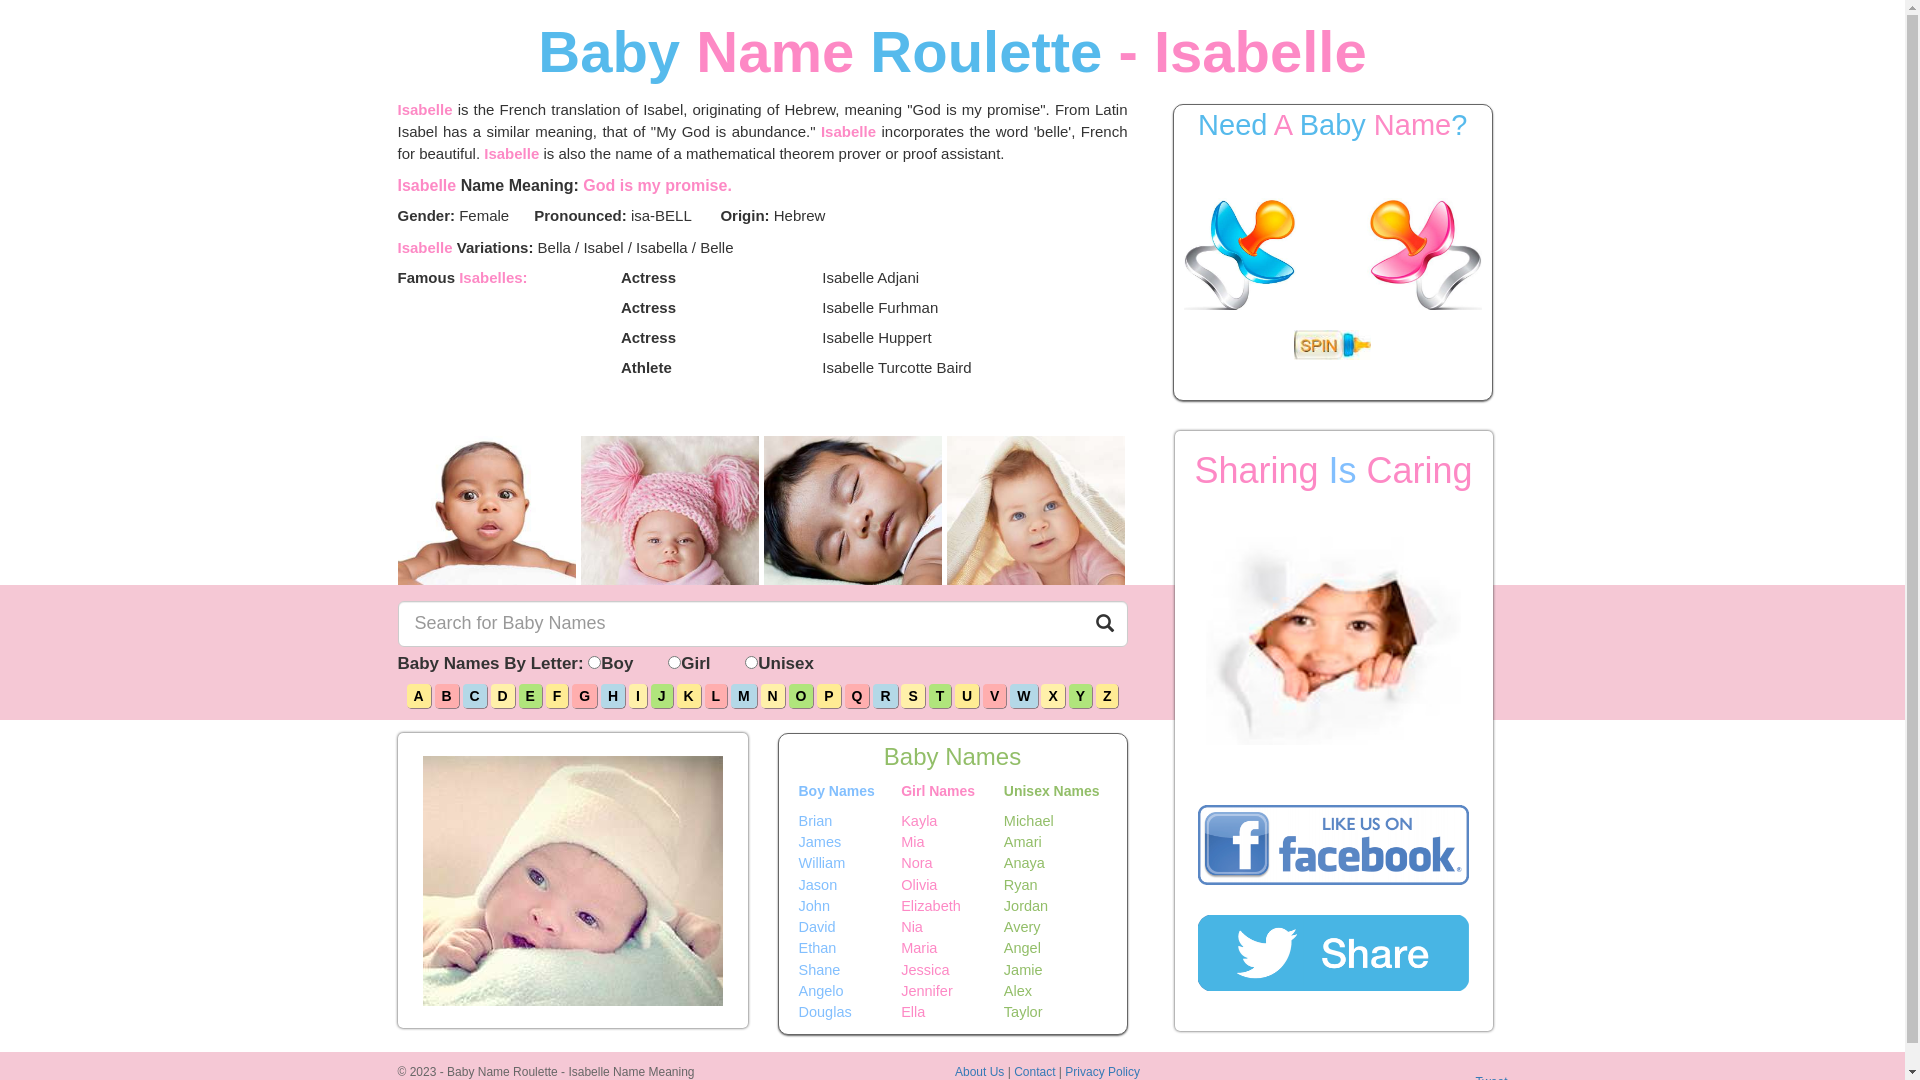 The width and height of the screenshot is (1920, 1080). I want to click on 'Kayla', so click(900, 820).